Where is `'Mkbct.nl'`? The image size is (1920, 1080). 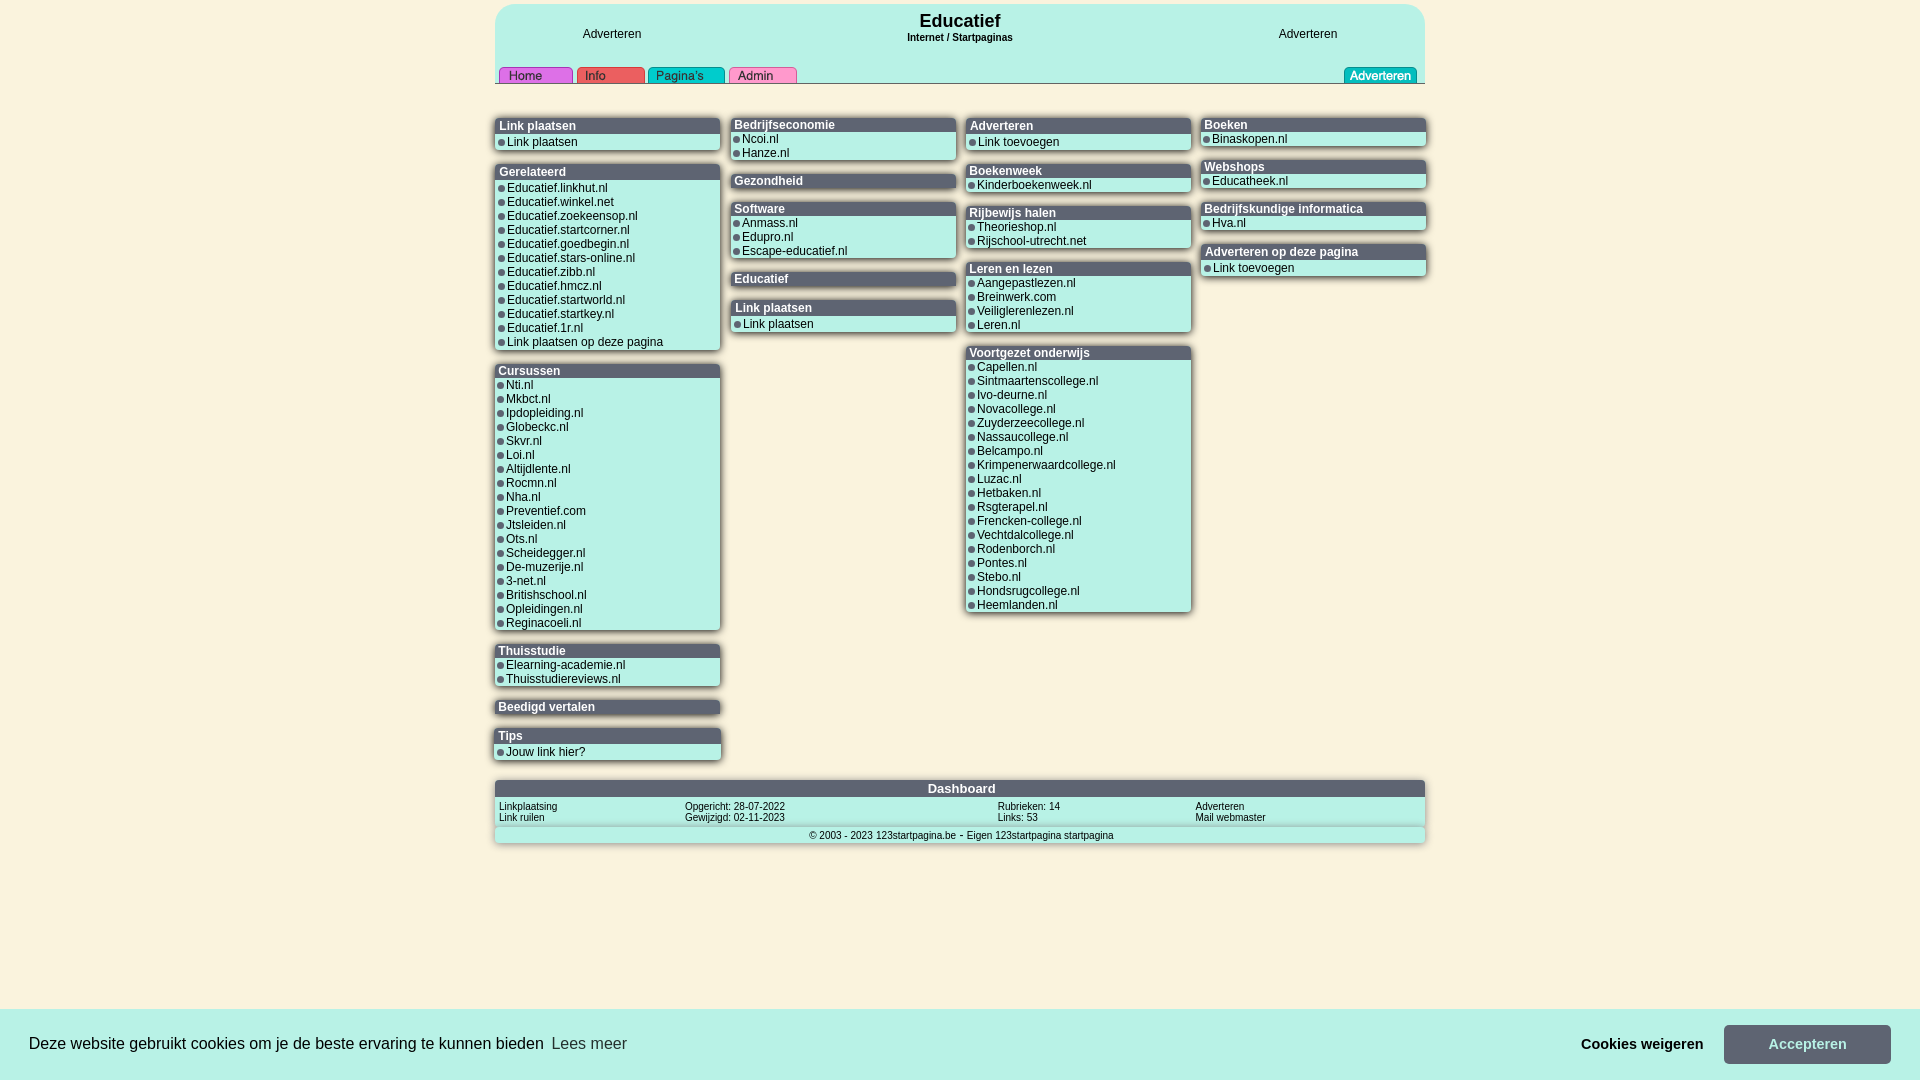
'Mkbct.nl' is located at coordinates (528, 398).